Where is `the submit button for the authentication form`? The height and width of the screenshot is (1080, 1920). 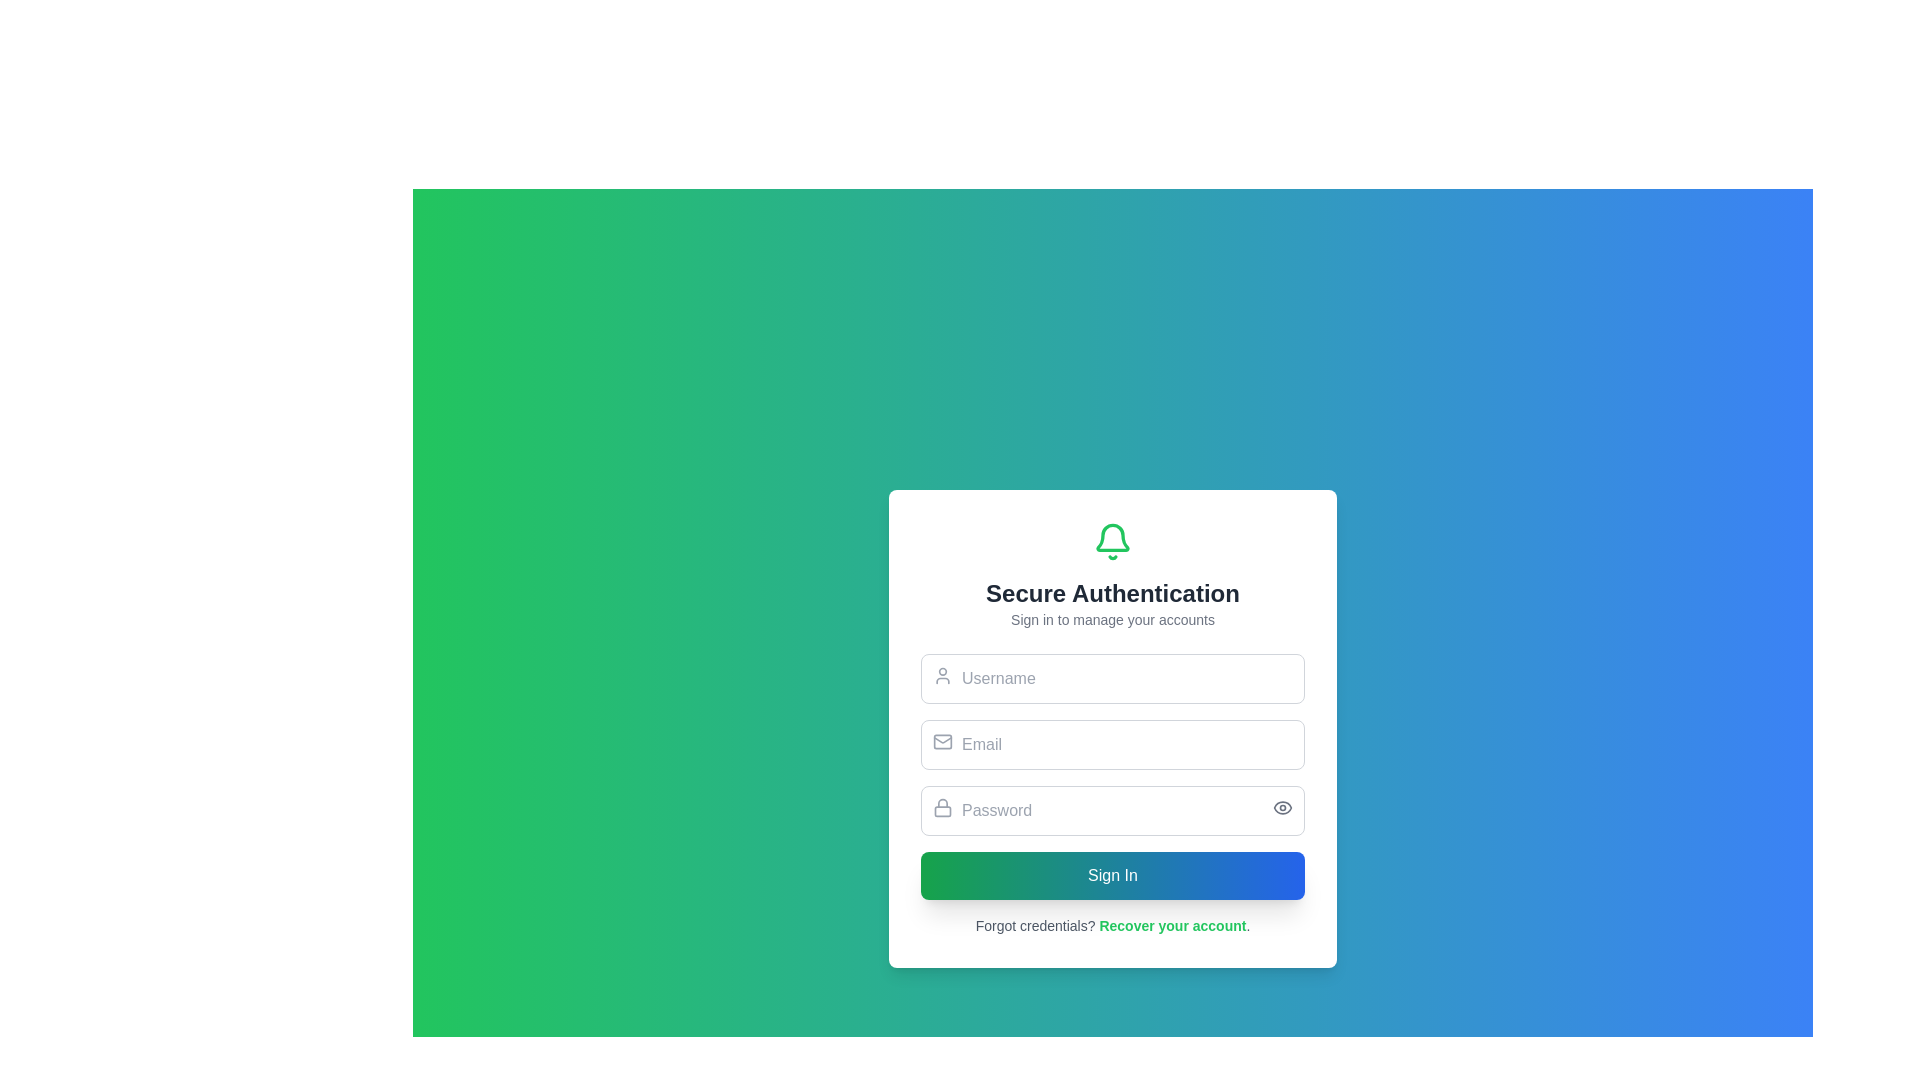 the submit button for the authentication form is located at coordinates (1112, 874).